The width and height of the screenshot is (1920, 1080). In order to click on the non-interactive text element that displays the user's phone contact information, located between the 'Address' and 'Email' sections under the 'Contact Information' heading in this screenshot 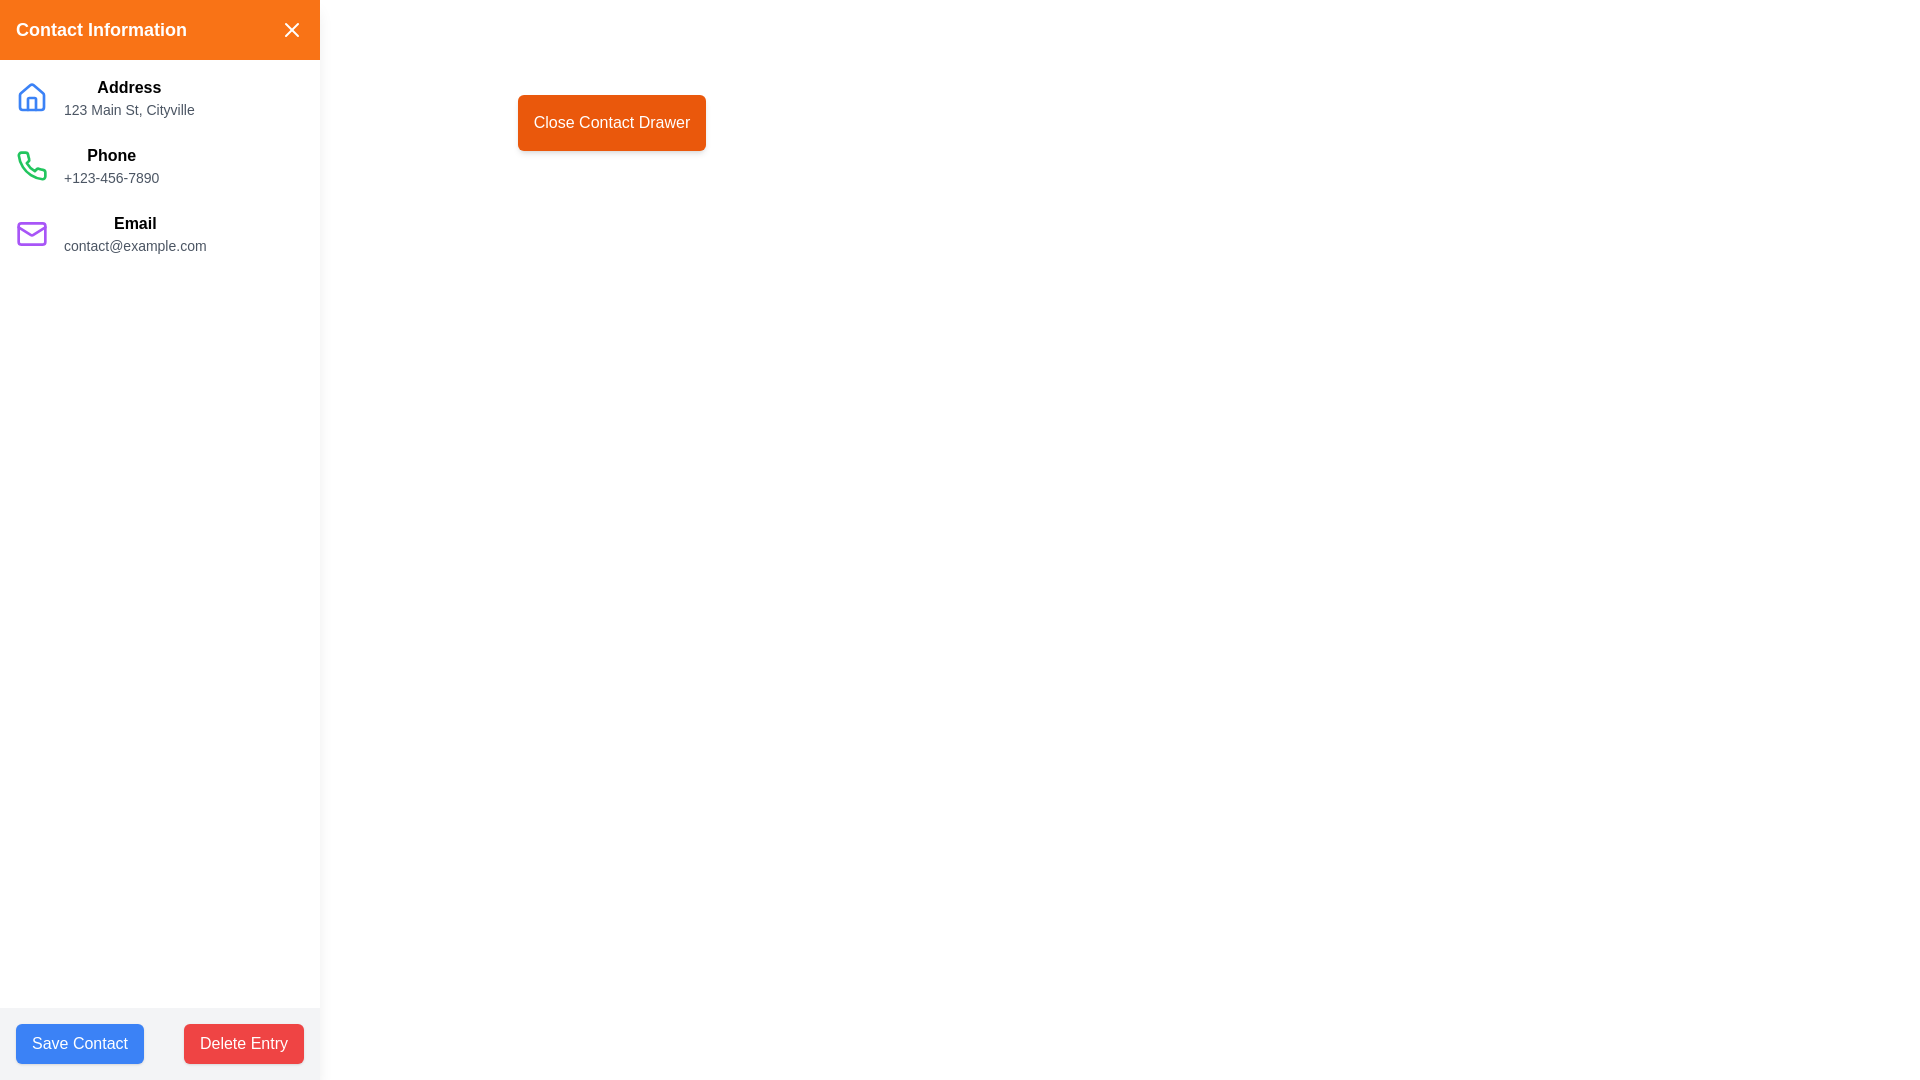, I will do `click(110, 164)`.